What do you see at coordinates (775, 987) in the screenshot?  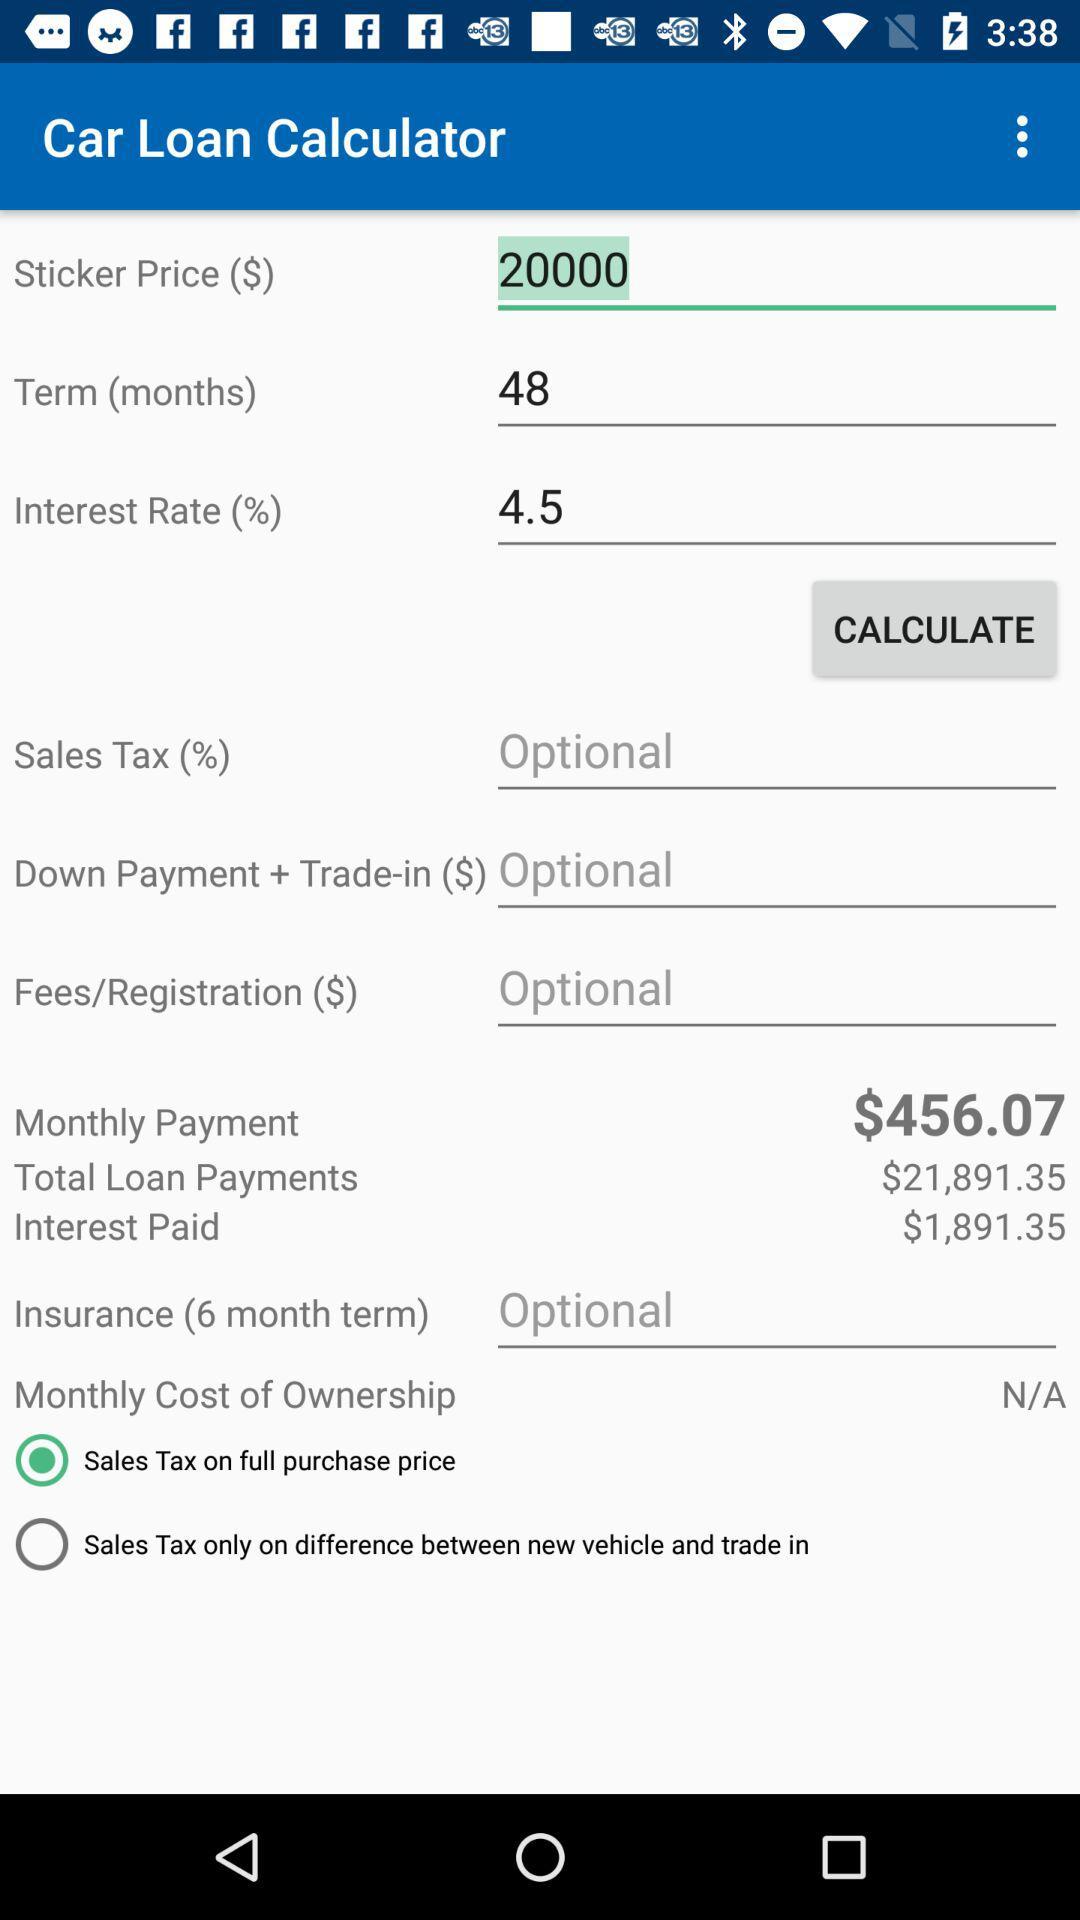 I see `the numeric value of the fees/registration` at bounding box center [775, 987].